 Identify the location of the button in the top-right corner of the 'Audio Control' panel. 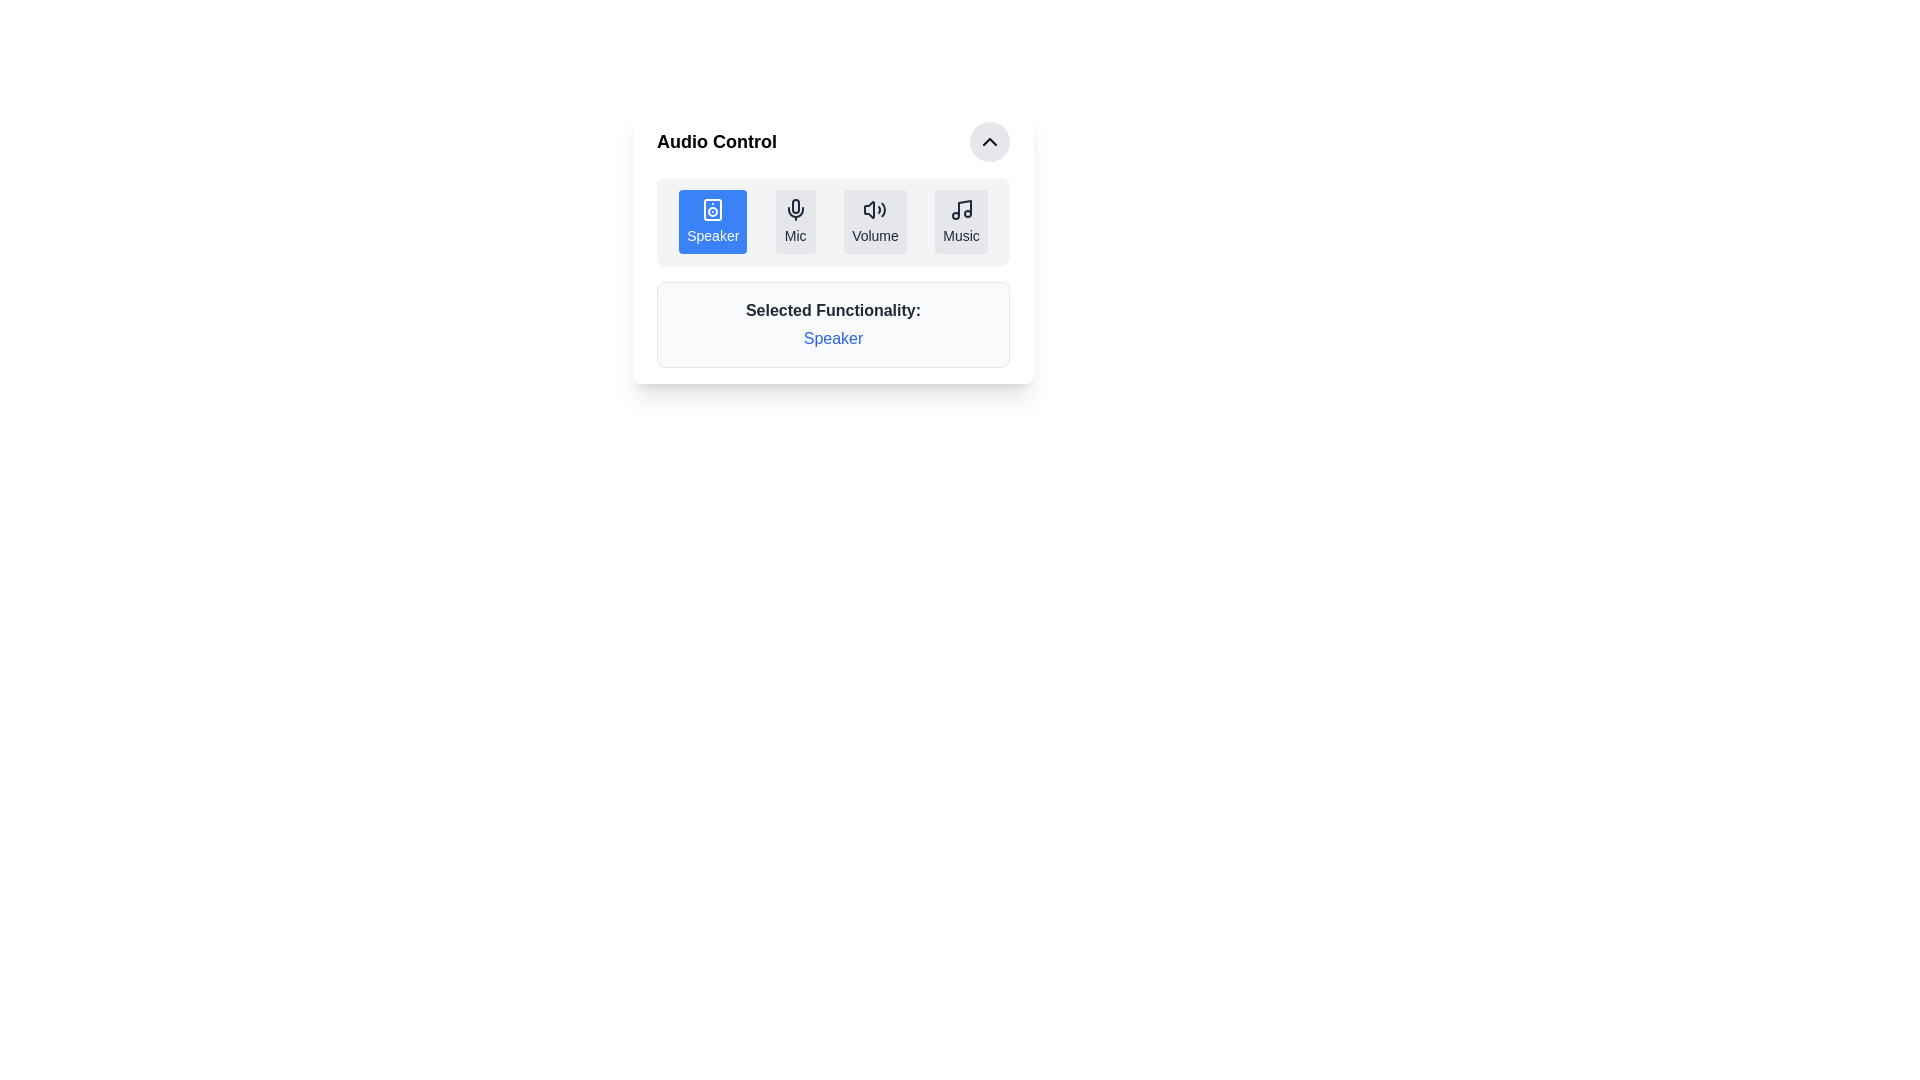
(989, 141).